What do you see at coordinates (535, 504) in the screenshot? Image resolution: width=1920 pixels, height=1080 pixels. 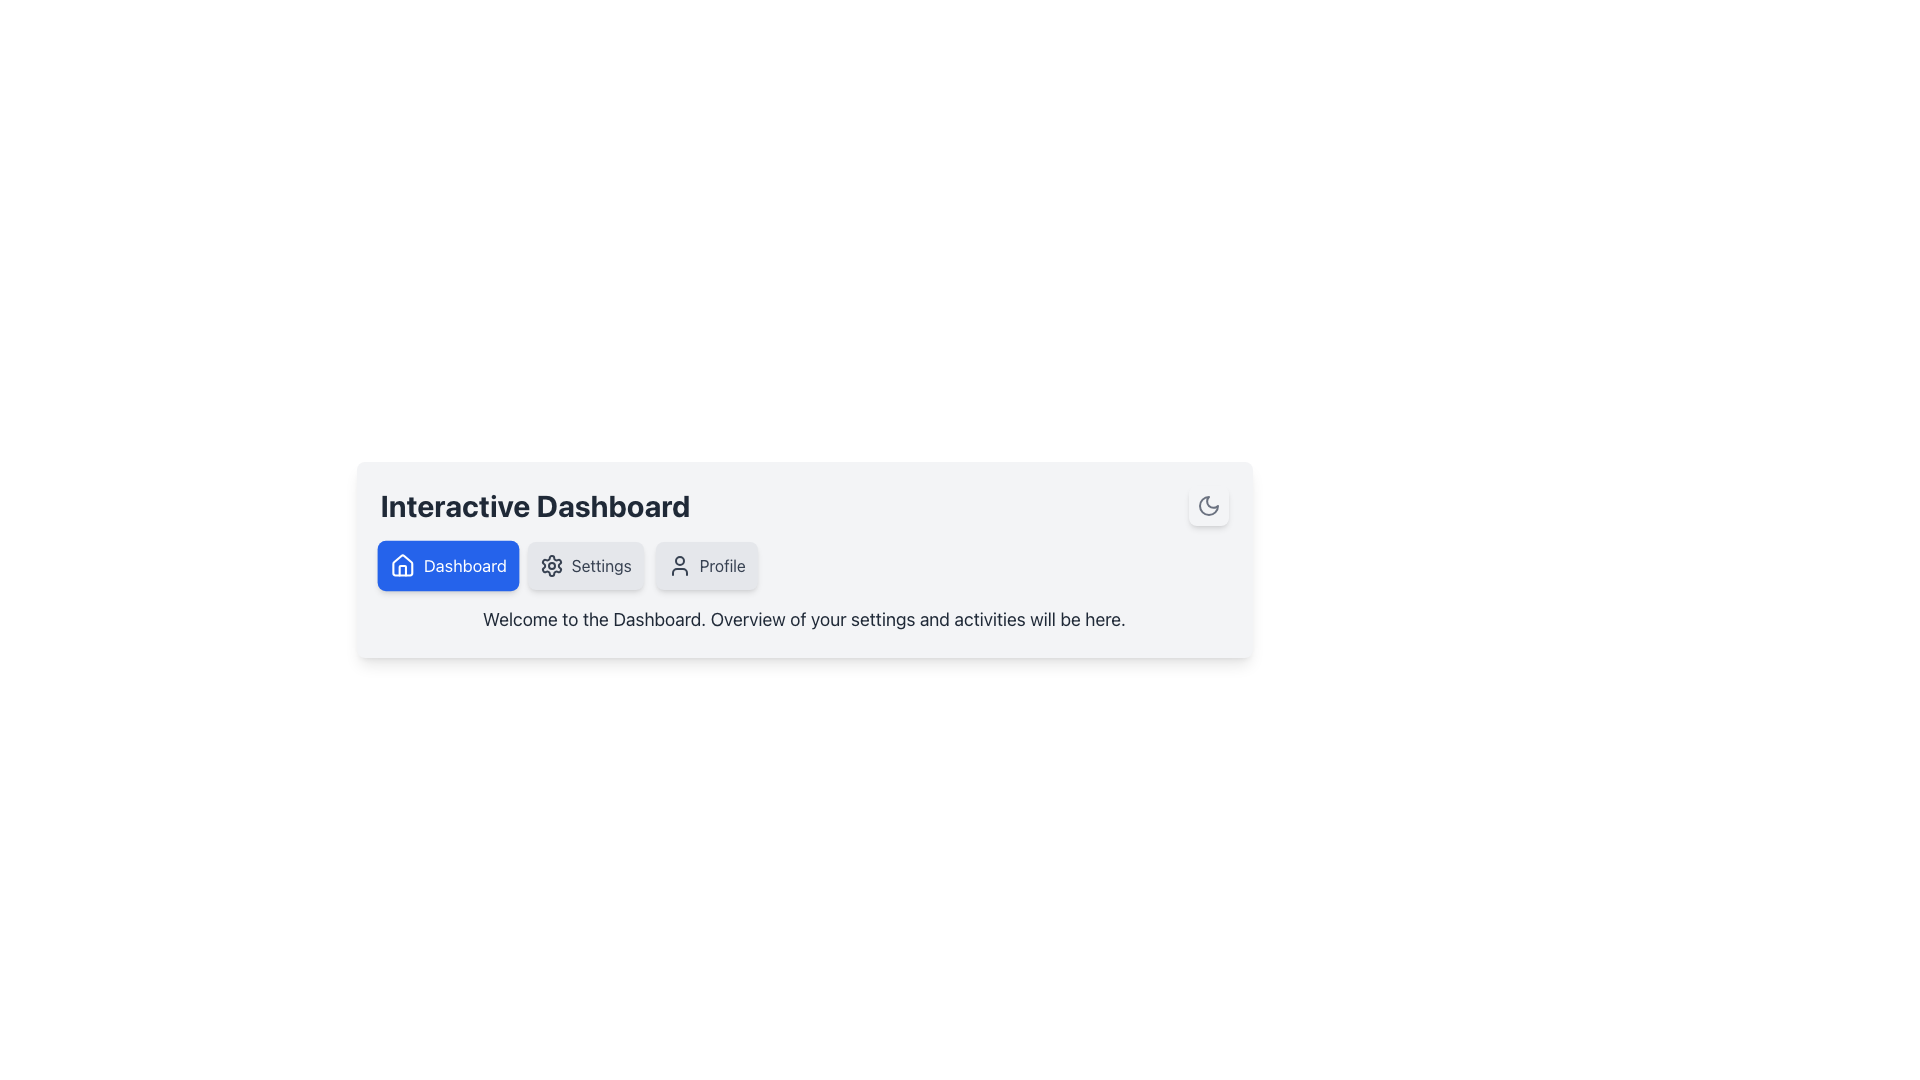 I see `the bold text 'Interactive Dashboard' located in the header section, which is prominently displayed in a large font size and dark color, positioned at the far left side of the interface` at bounding box center [535, 504].